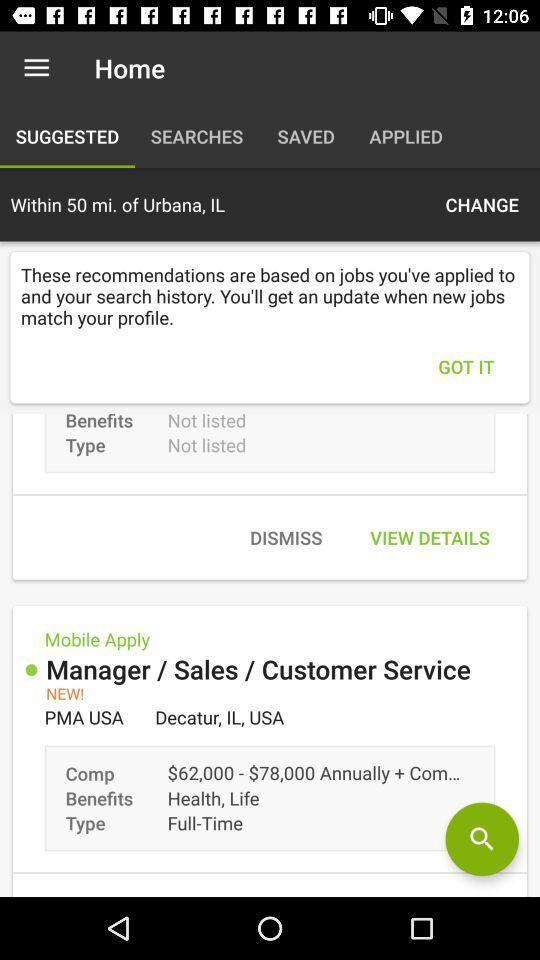 This screenshot has height=960, width=540. What do you see at coordinates (36, 68) in the screenshot?
I see `the icon above suggested icon` at bounding box center [36, 68].